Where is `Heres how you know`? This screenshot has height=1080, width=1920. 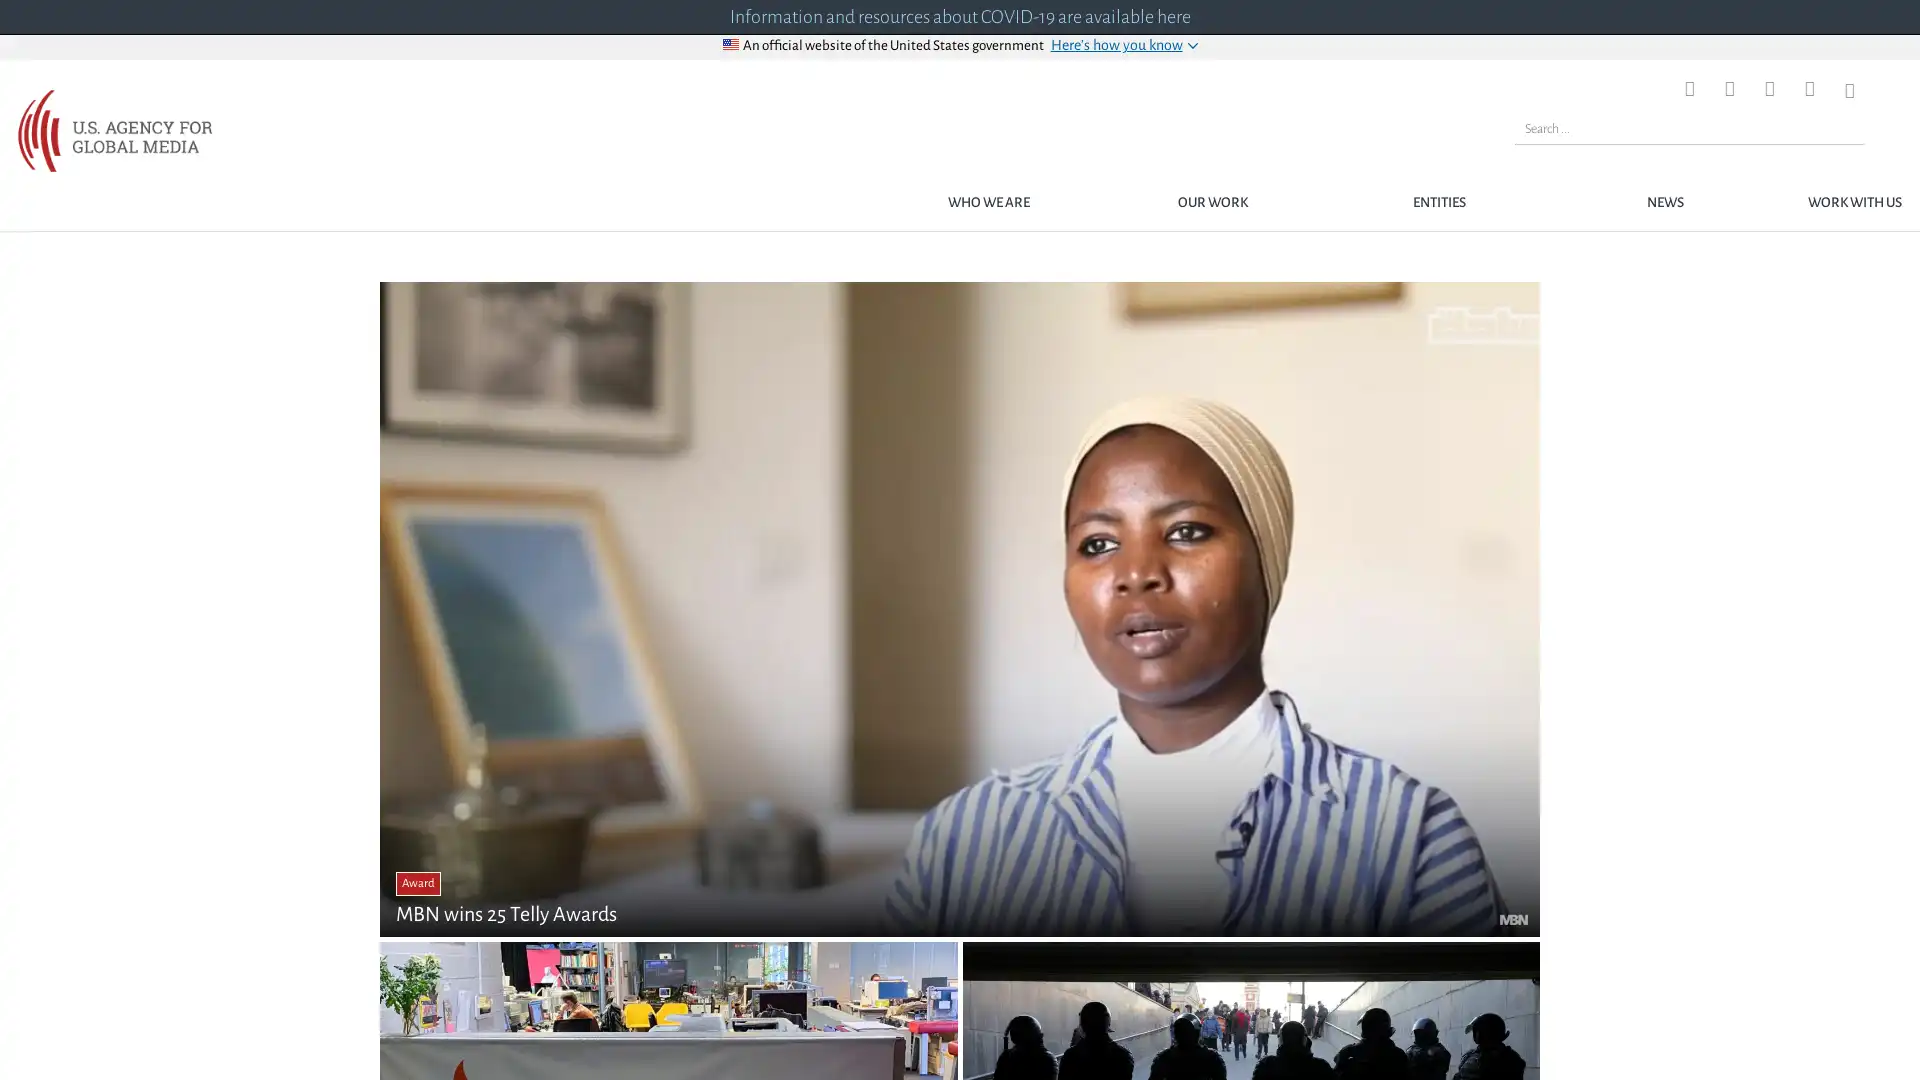 Heres how you know is located at coordinates (1123, 45).